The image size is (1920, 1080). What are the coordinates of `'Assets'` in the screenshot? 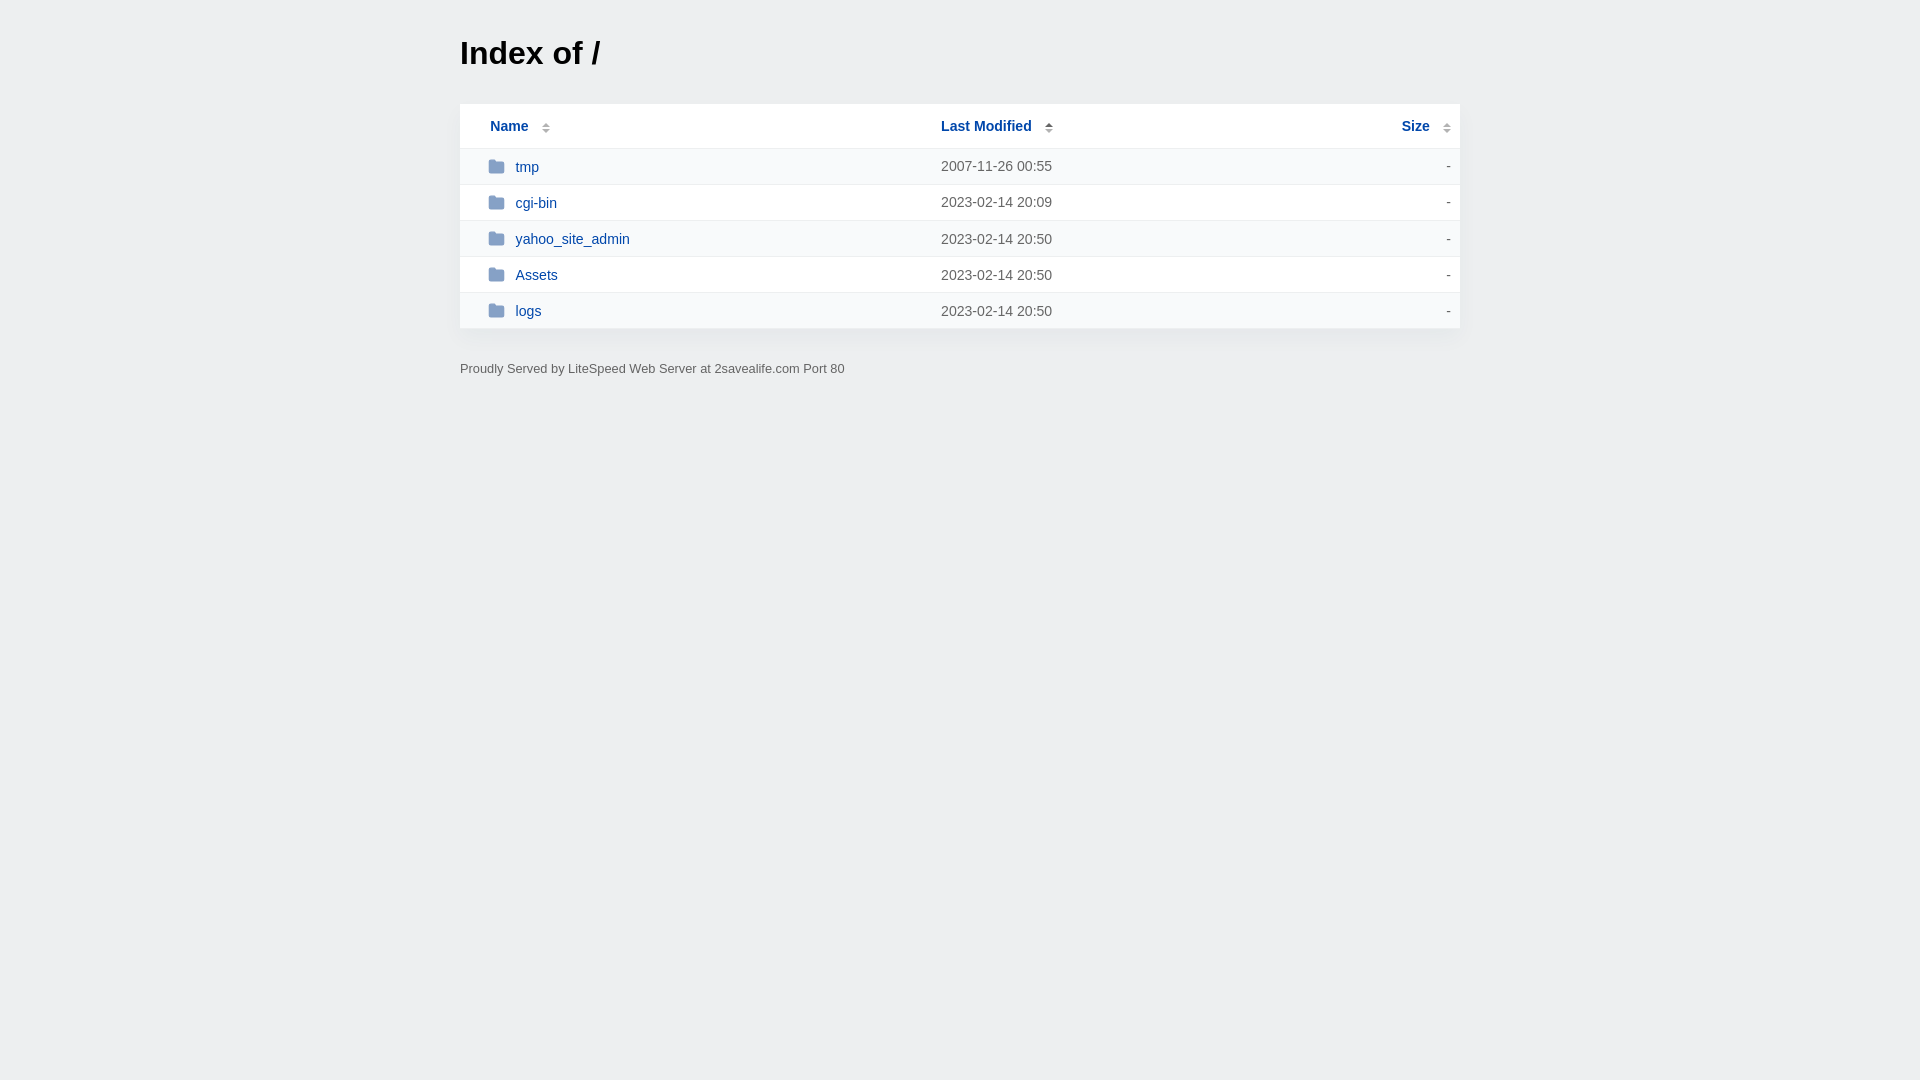 It's located at (488, 274).